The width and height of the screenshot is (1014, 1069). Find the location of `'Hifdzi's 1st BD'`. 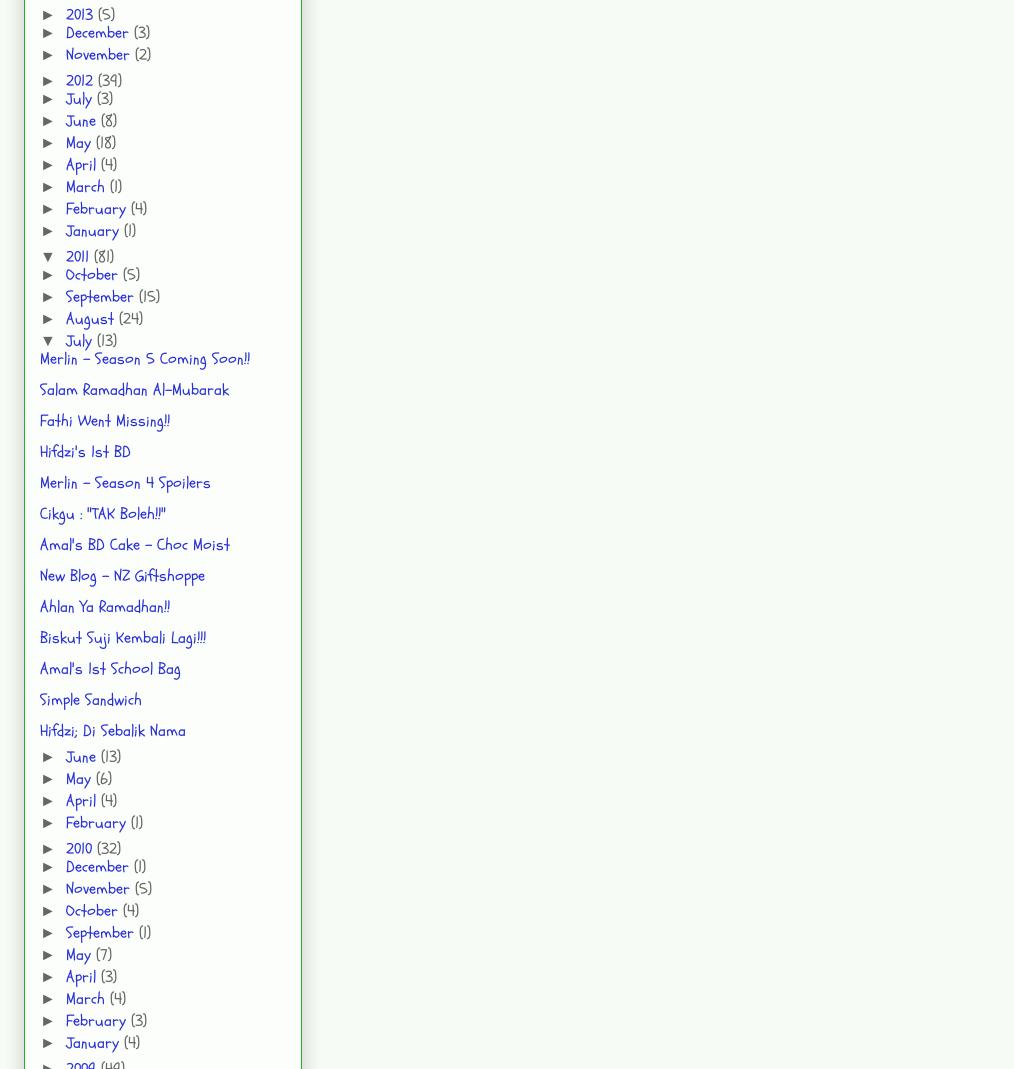

'Hifdzi's 1st BD' is located at coordinates (38, 450).